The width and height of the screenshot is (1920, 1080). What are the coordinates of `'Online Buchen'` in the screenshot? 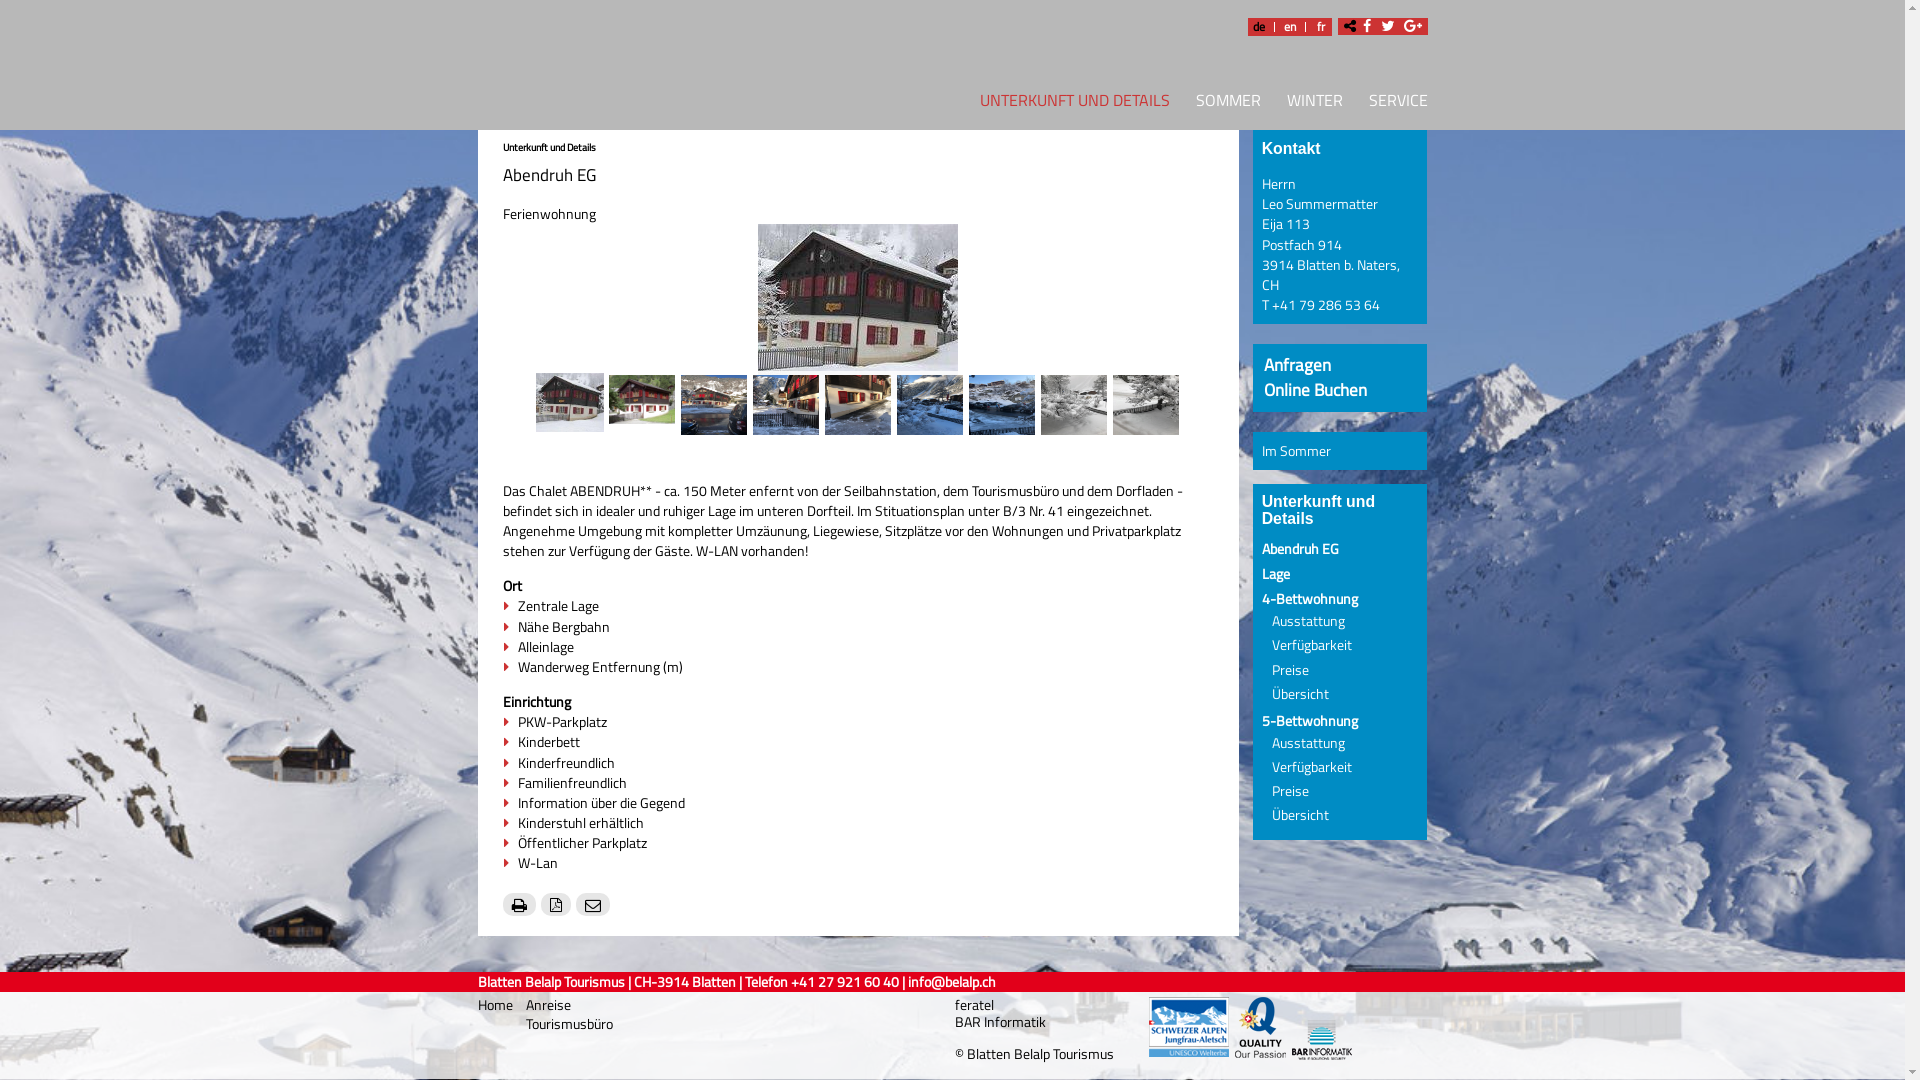 It's located at (1315, 389).